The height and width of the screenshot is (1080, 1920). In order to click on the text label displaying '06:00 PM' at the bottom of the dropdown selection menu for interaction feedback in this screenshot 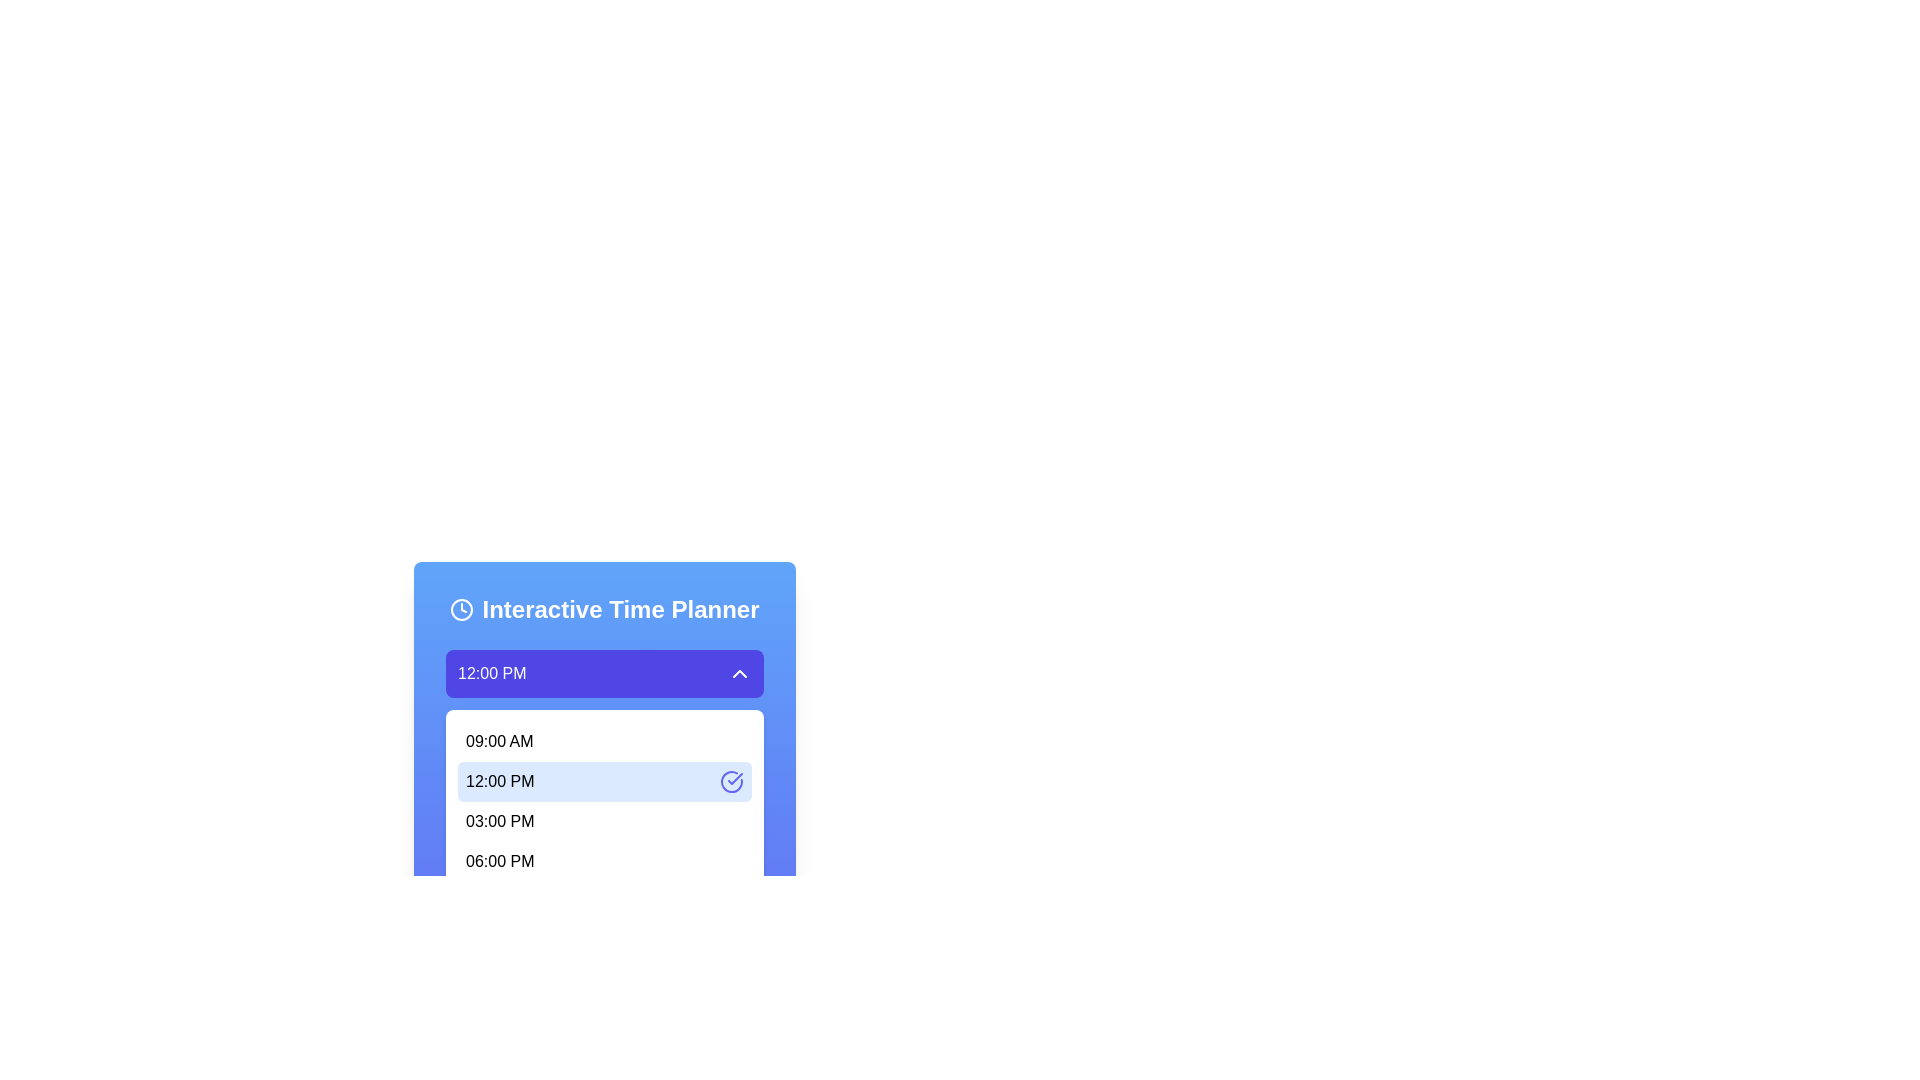, I will do `click(500, 860)`.